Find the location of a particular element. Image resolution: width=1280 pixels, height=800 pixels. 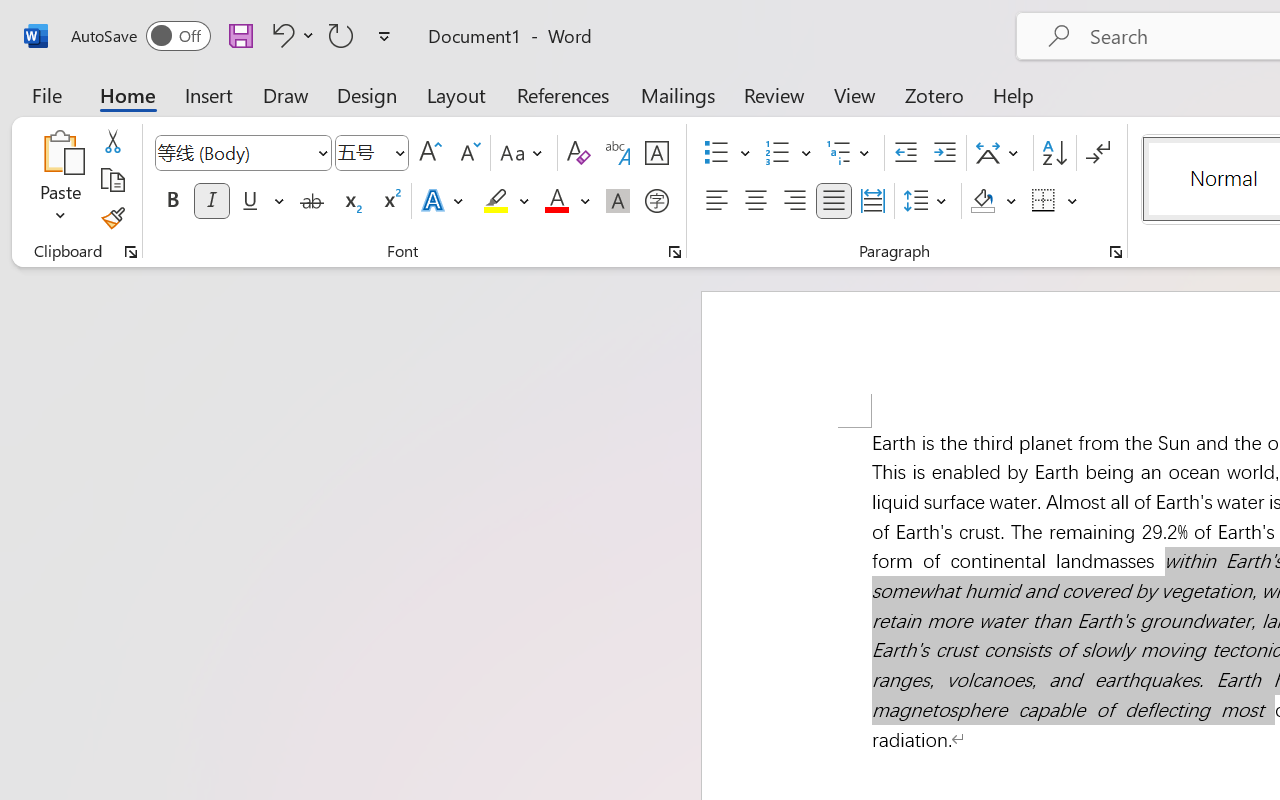

'Character Shading' is located at coordinates (617, 201).